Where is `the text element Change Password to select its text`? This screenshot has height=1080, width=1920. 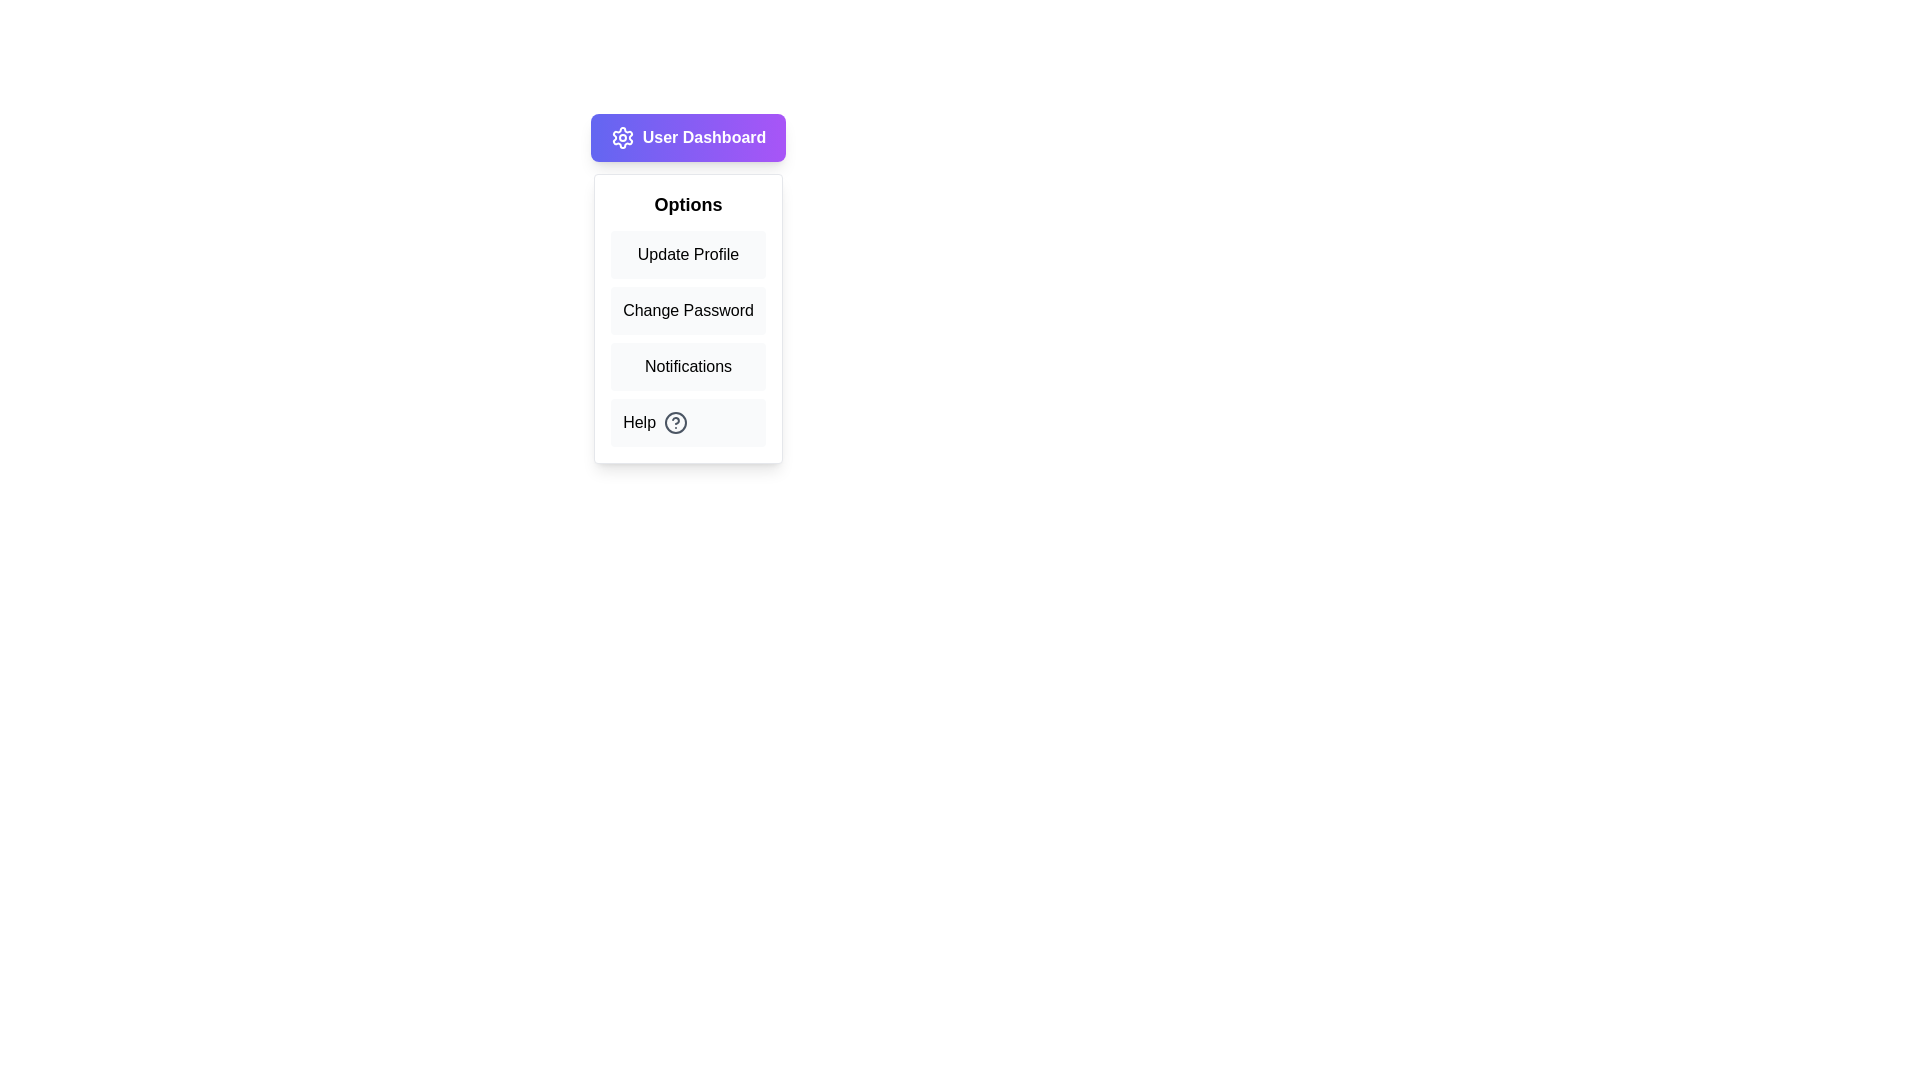 the text element Change Password to select its text is located at coordinates (688, 311).